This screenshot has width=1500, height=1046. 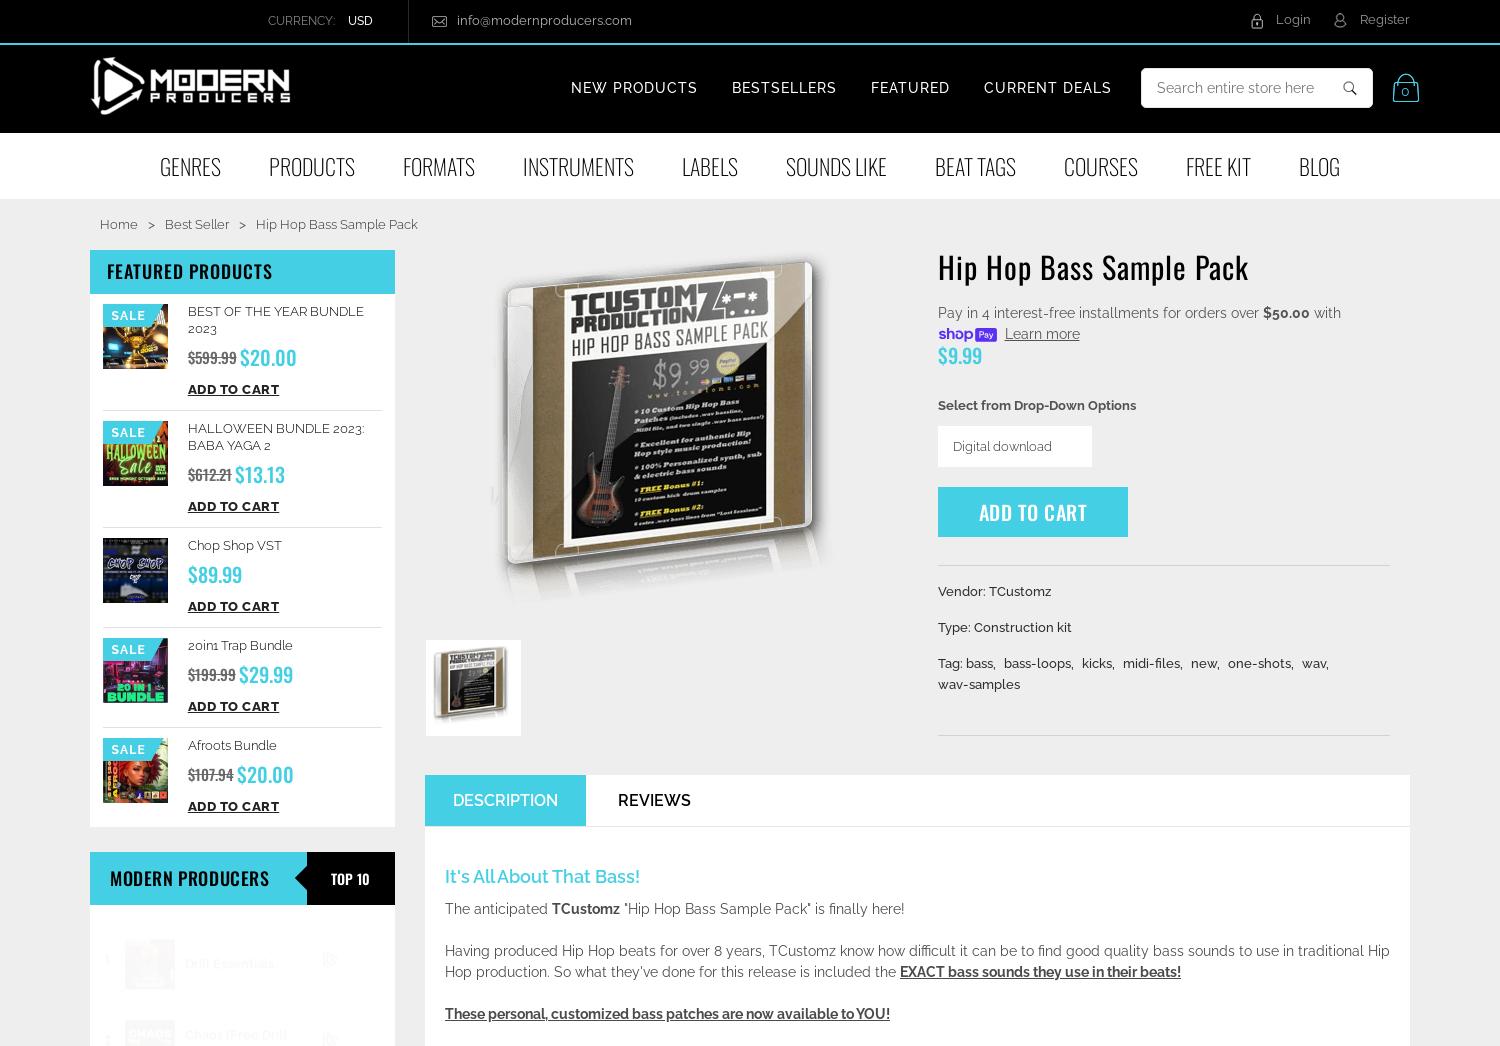 What do you see at coordinates (505, 800) in the screenshot?
I see `'Description'` at bounding box center [505, 800].